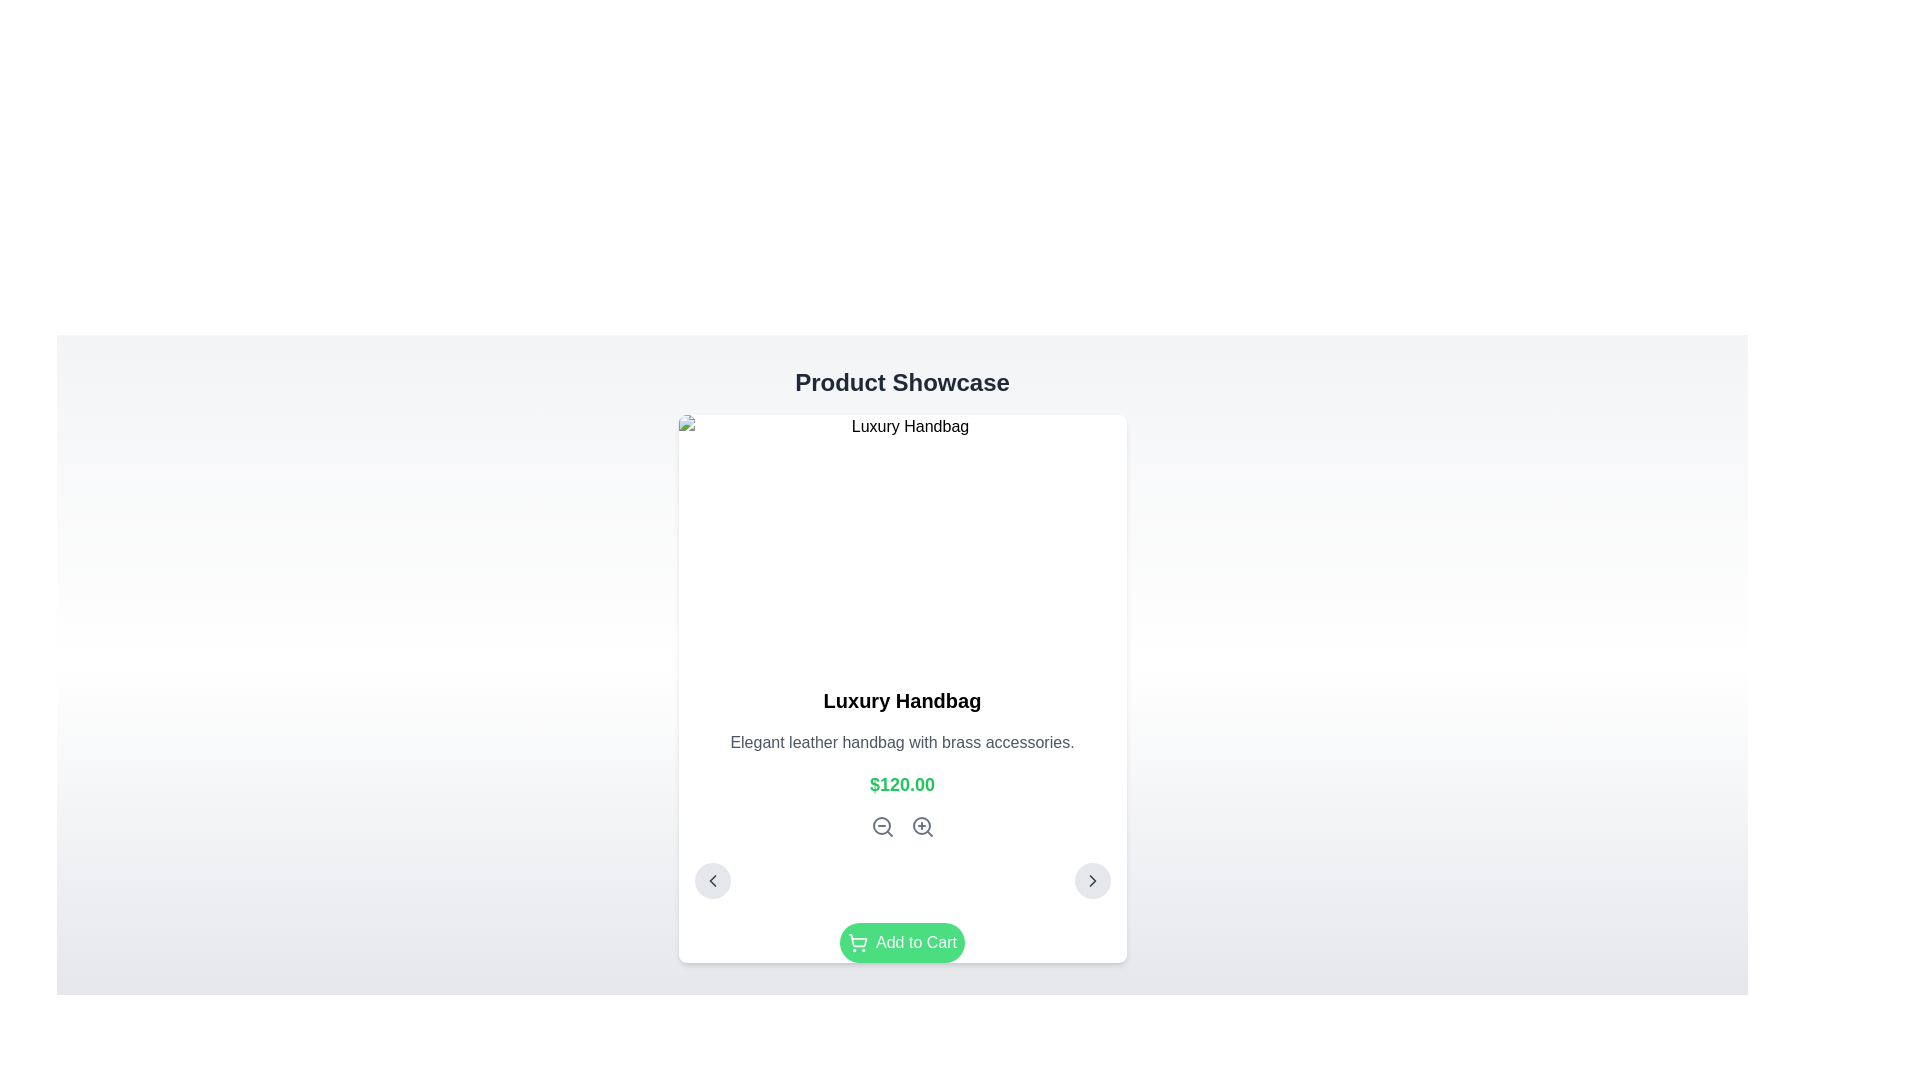 Image resolution: width=1920 pixels, height=1080 pixels. I want to click on the circular button with a soft gray background and a right-facing chevron icon, so click(1091, 879).